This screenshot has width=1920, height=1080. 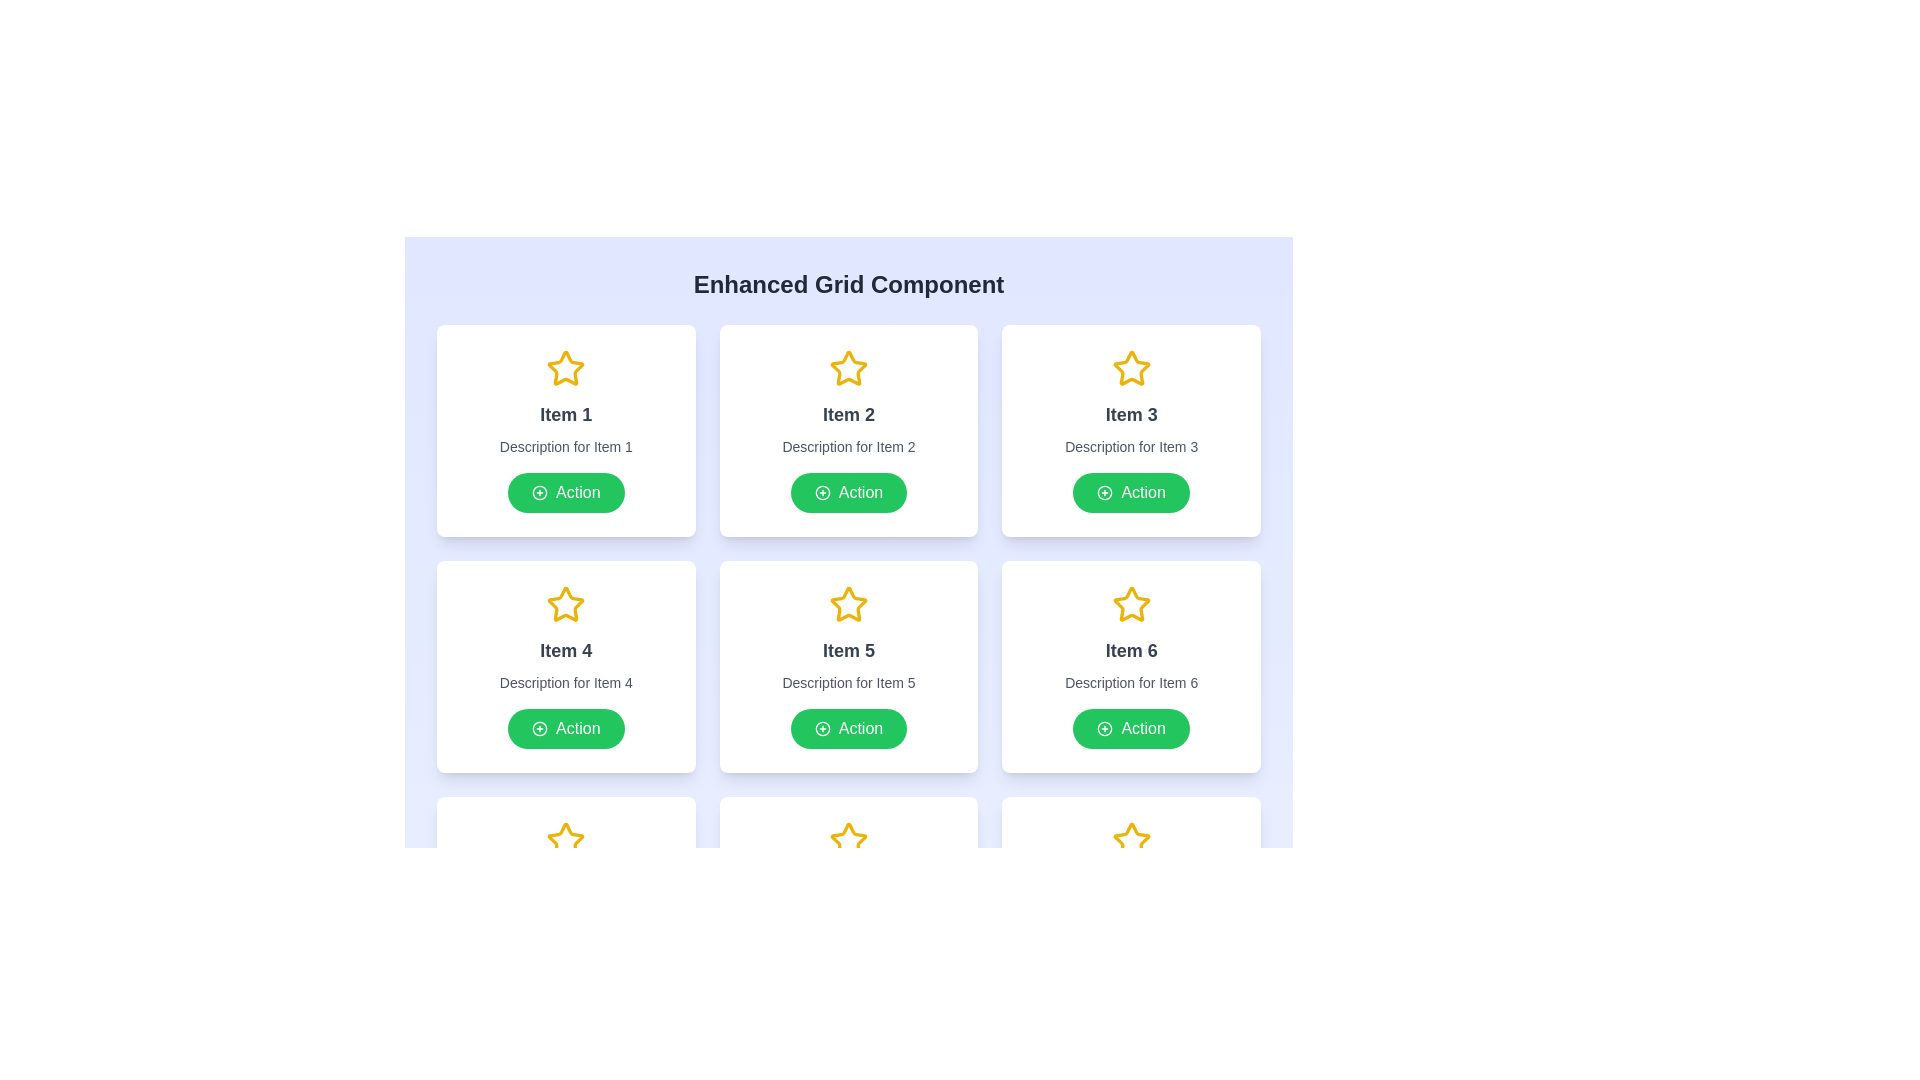 What do you see at coordinates (1104, 729) in the screenshot?
I see `the small circular graphical icon depicting a plus sign inside the 'Action' button located under the card for 'Item 6' in the grid layout` at bounding box center [1104, 729].